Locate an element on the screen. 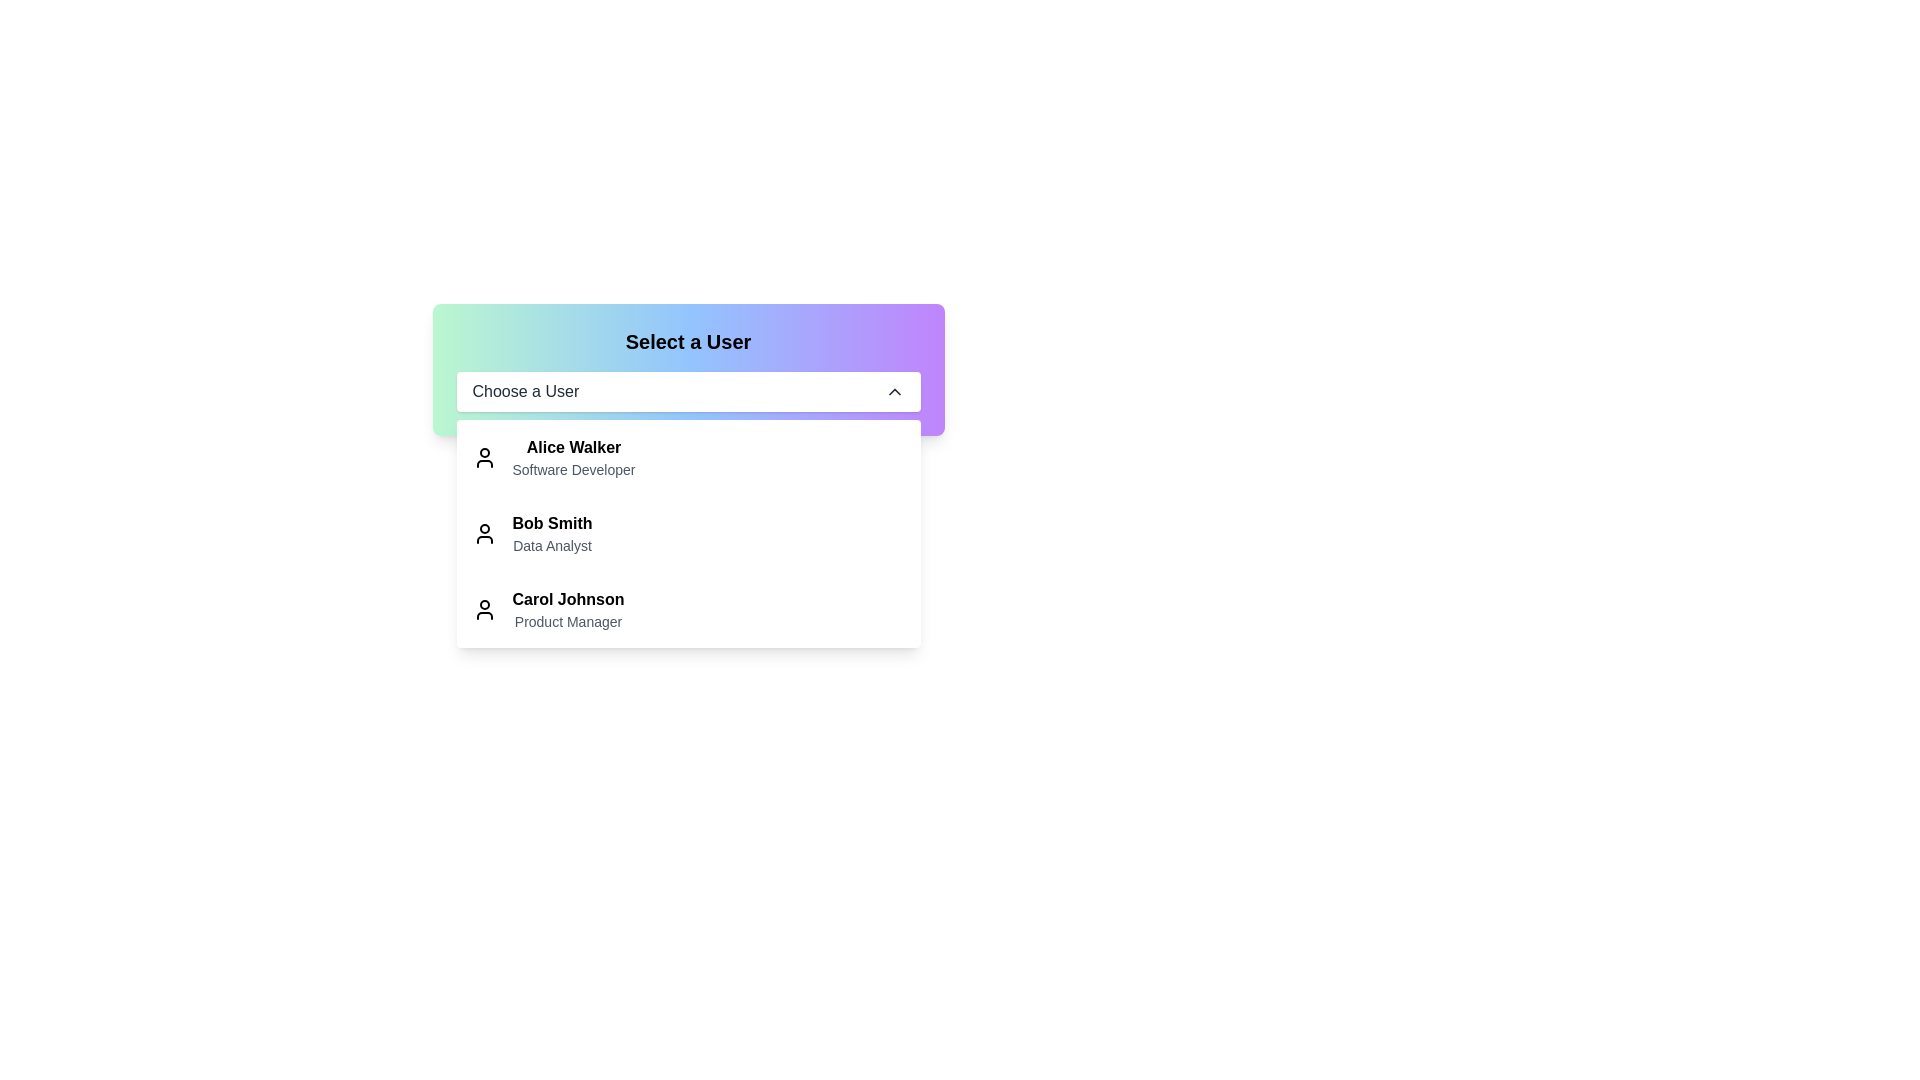 Image resolution: width=1920 pixels, height=1080 pixels. the user profile icon representing 'Bob Smith', a Data Analyst, which is a black line drawing icon located to the left of the text in the dropdown list is located at coordinates (484, 532).